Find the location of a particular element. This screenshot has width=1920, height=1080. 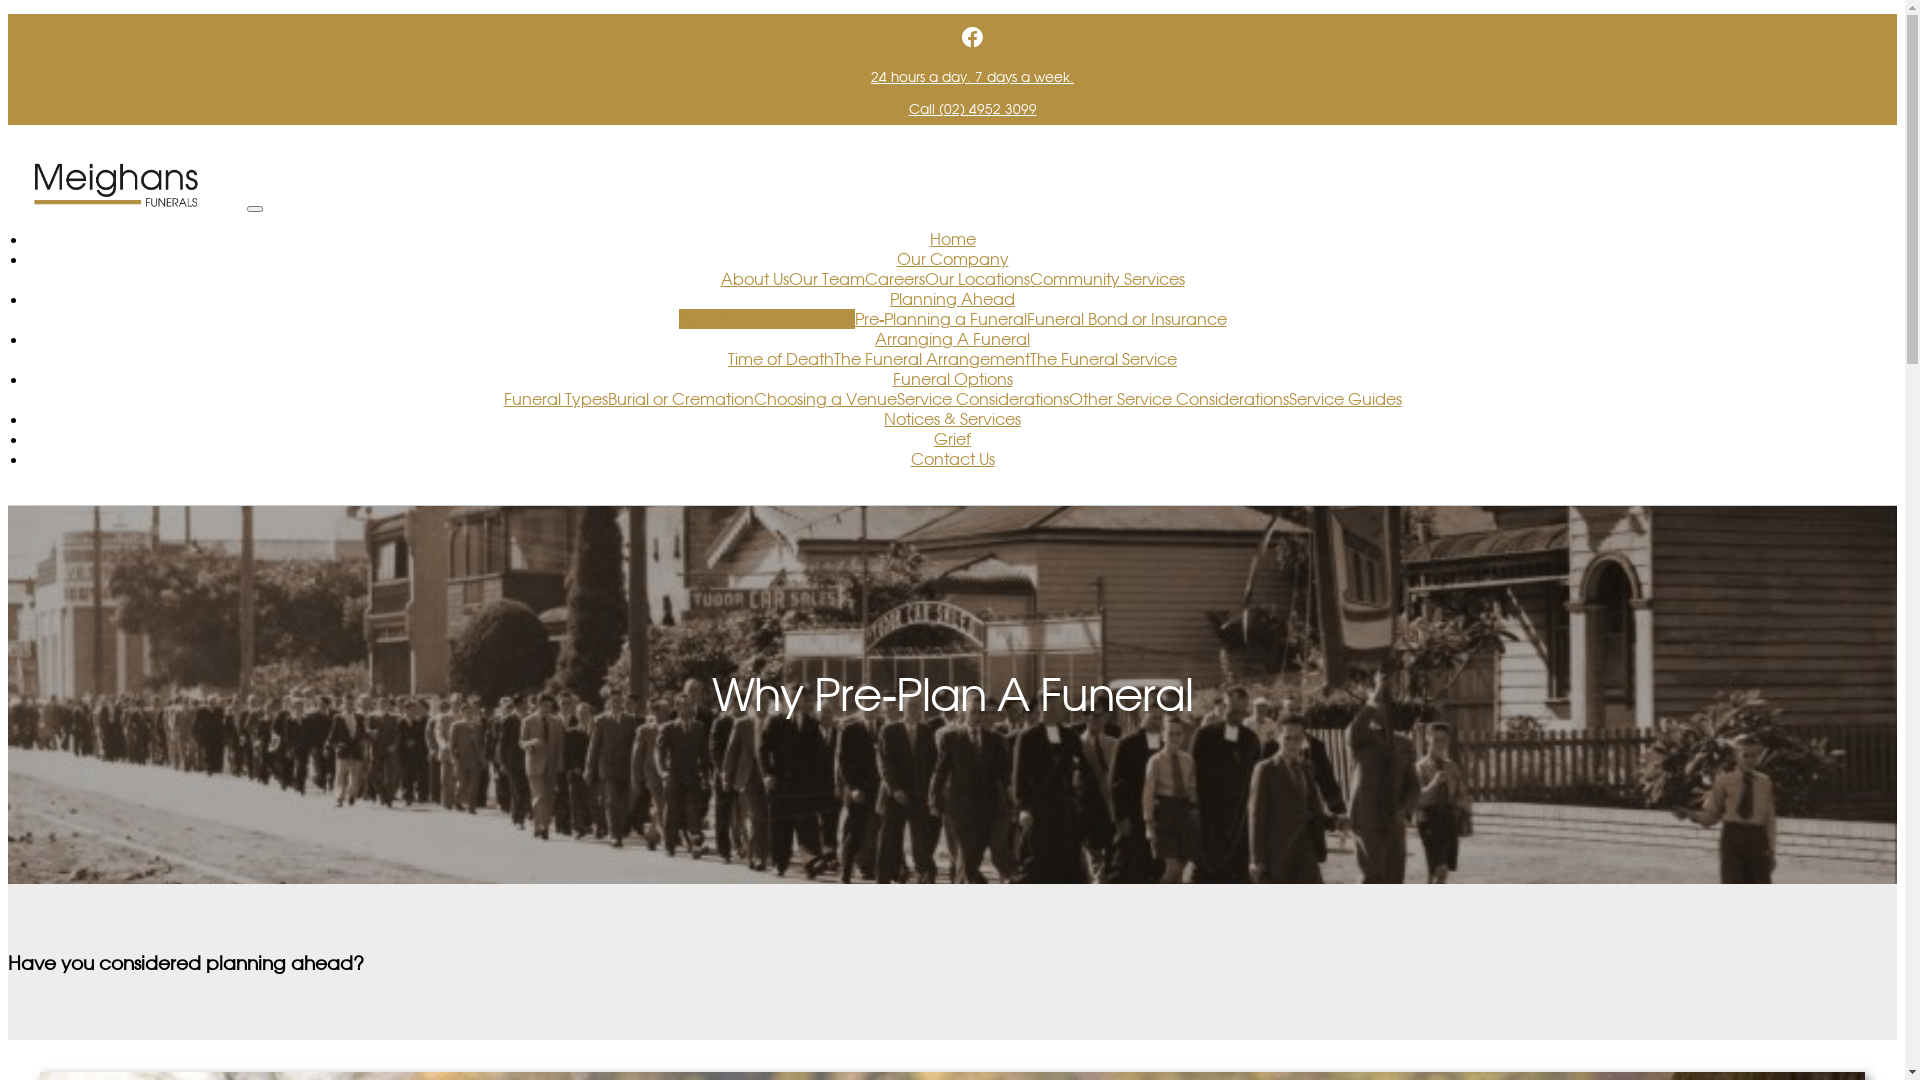

'Community Services' is located at coordinates (1106, 278).